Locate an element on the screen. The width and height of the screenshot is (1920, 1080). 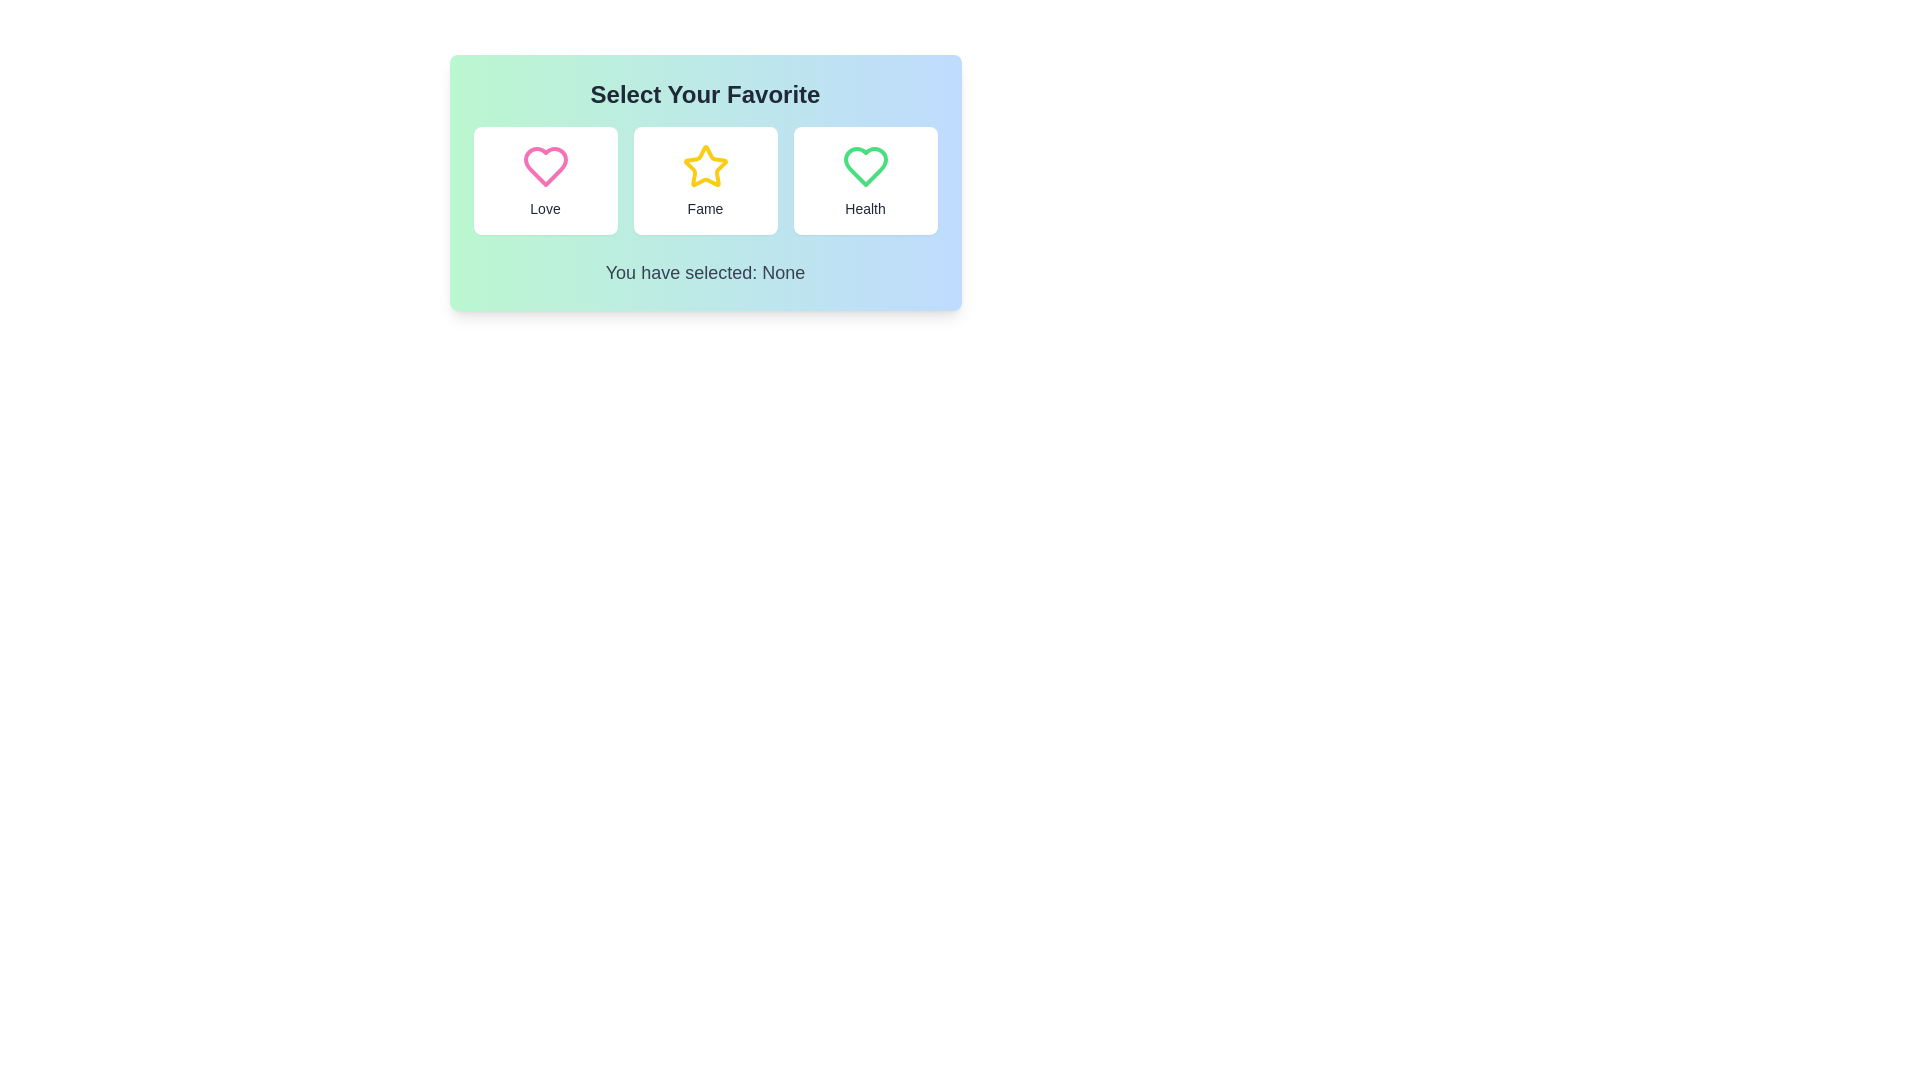
the 'Health' button to select it is located at coordinates (865, 181).